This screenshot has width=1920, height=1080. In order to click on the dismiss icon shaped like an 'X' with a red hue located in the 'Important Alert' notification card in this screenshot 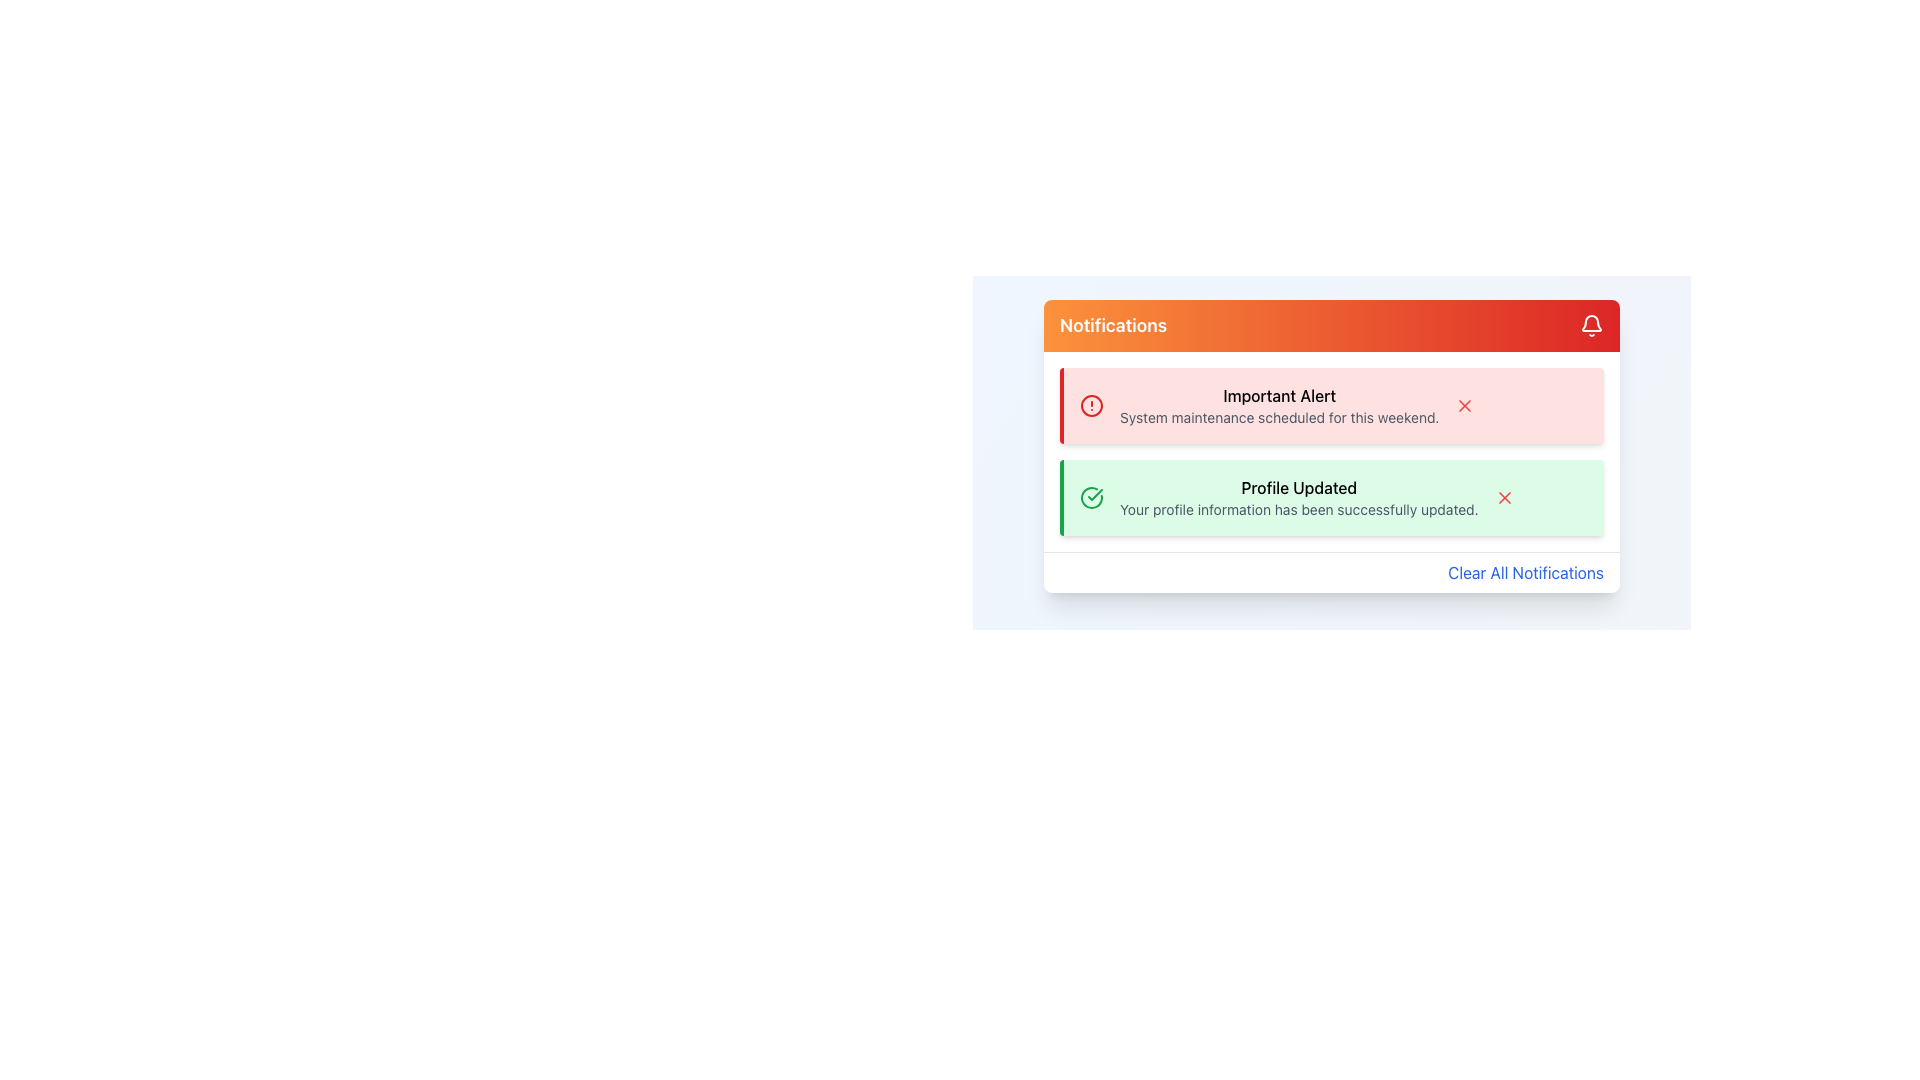, I will do `click(1465, 405)`.